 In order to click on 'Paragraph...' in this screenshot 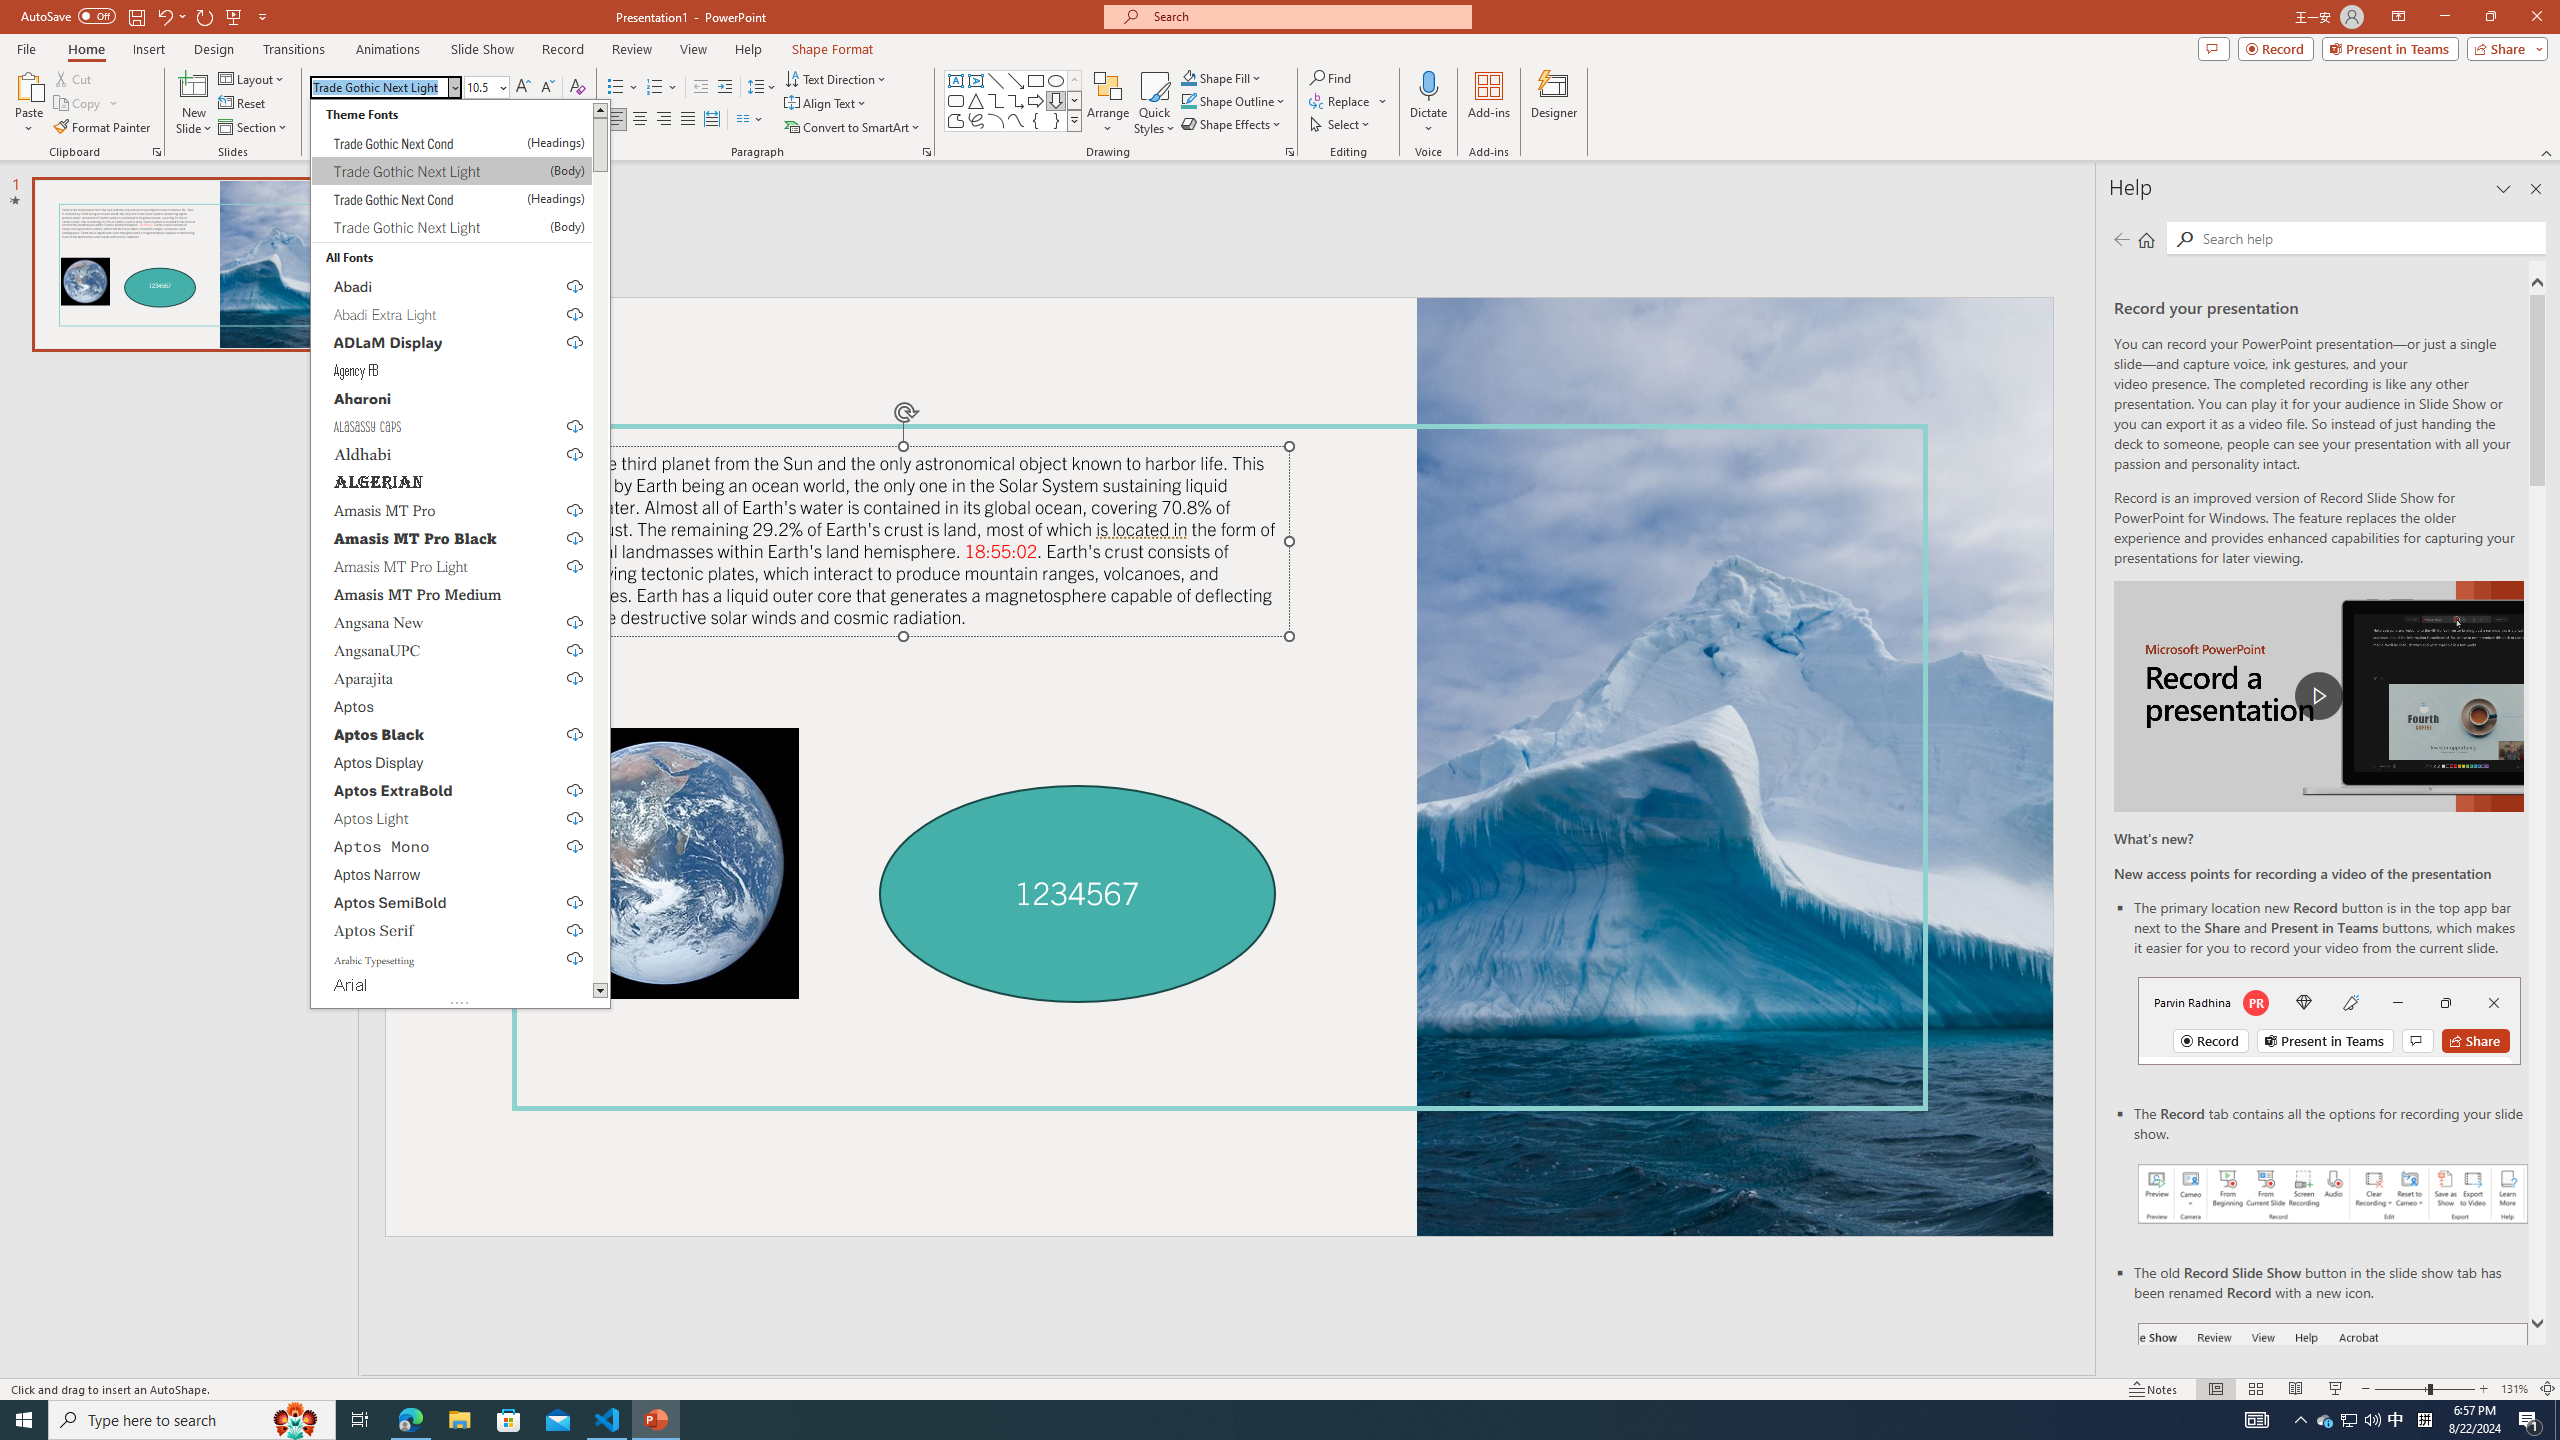, I will do `click(925, 150)`.